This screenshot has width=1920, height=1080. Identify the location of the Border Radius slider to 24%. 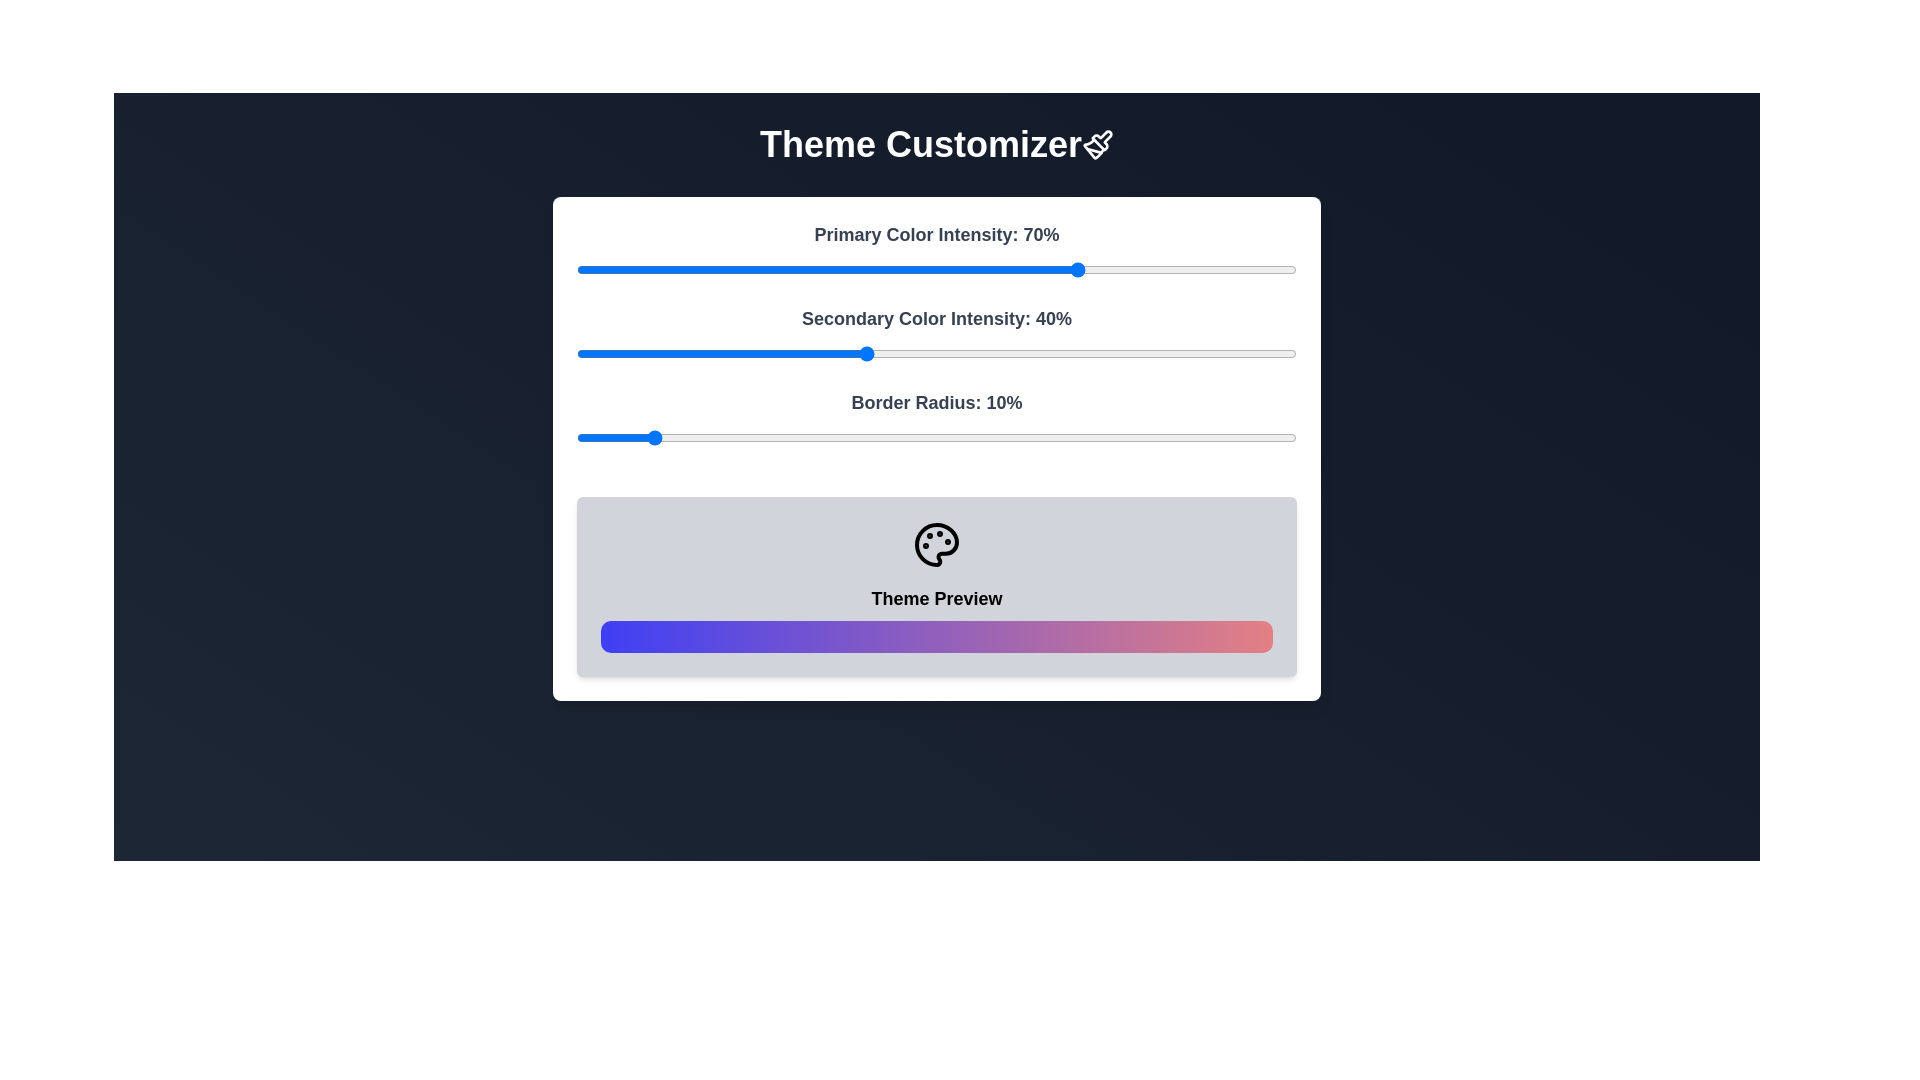
(748, 437).